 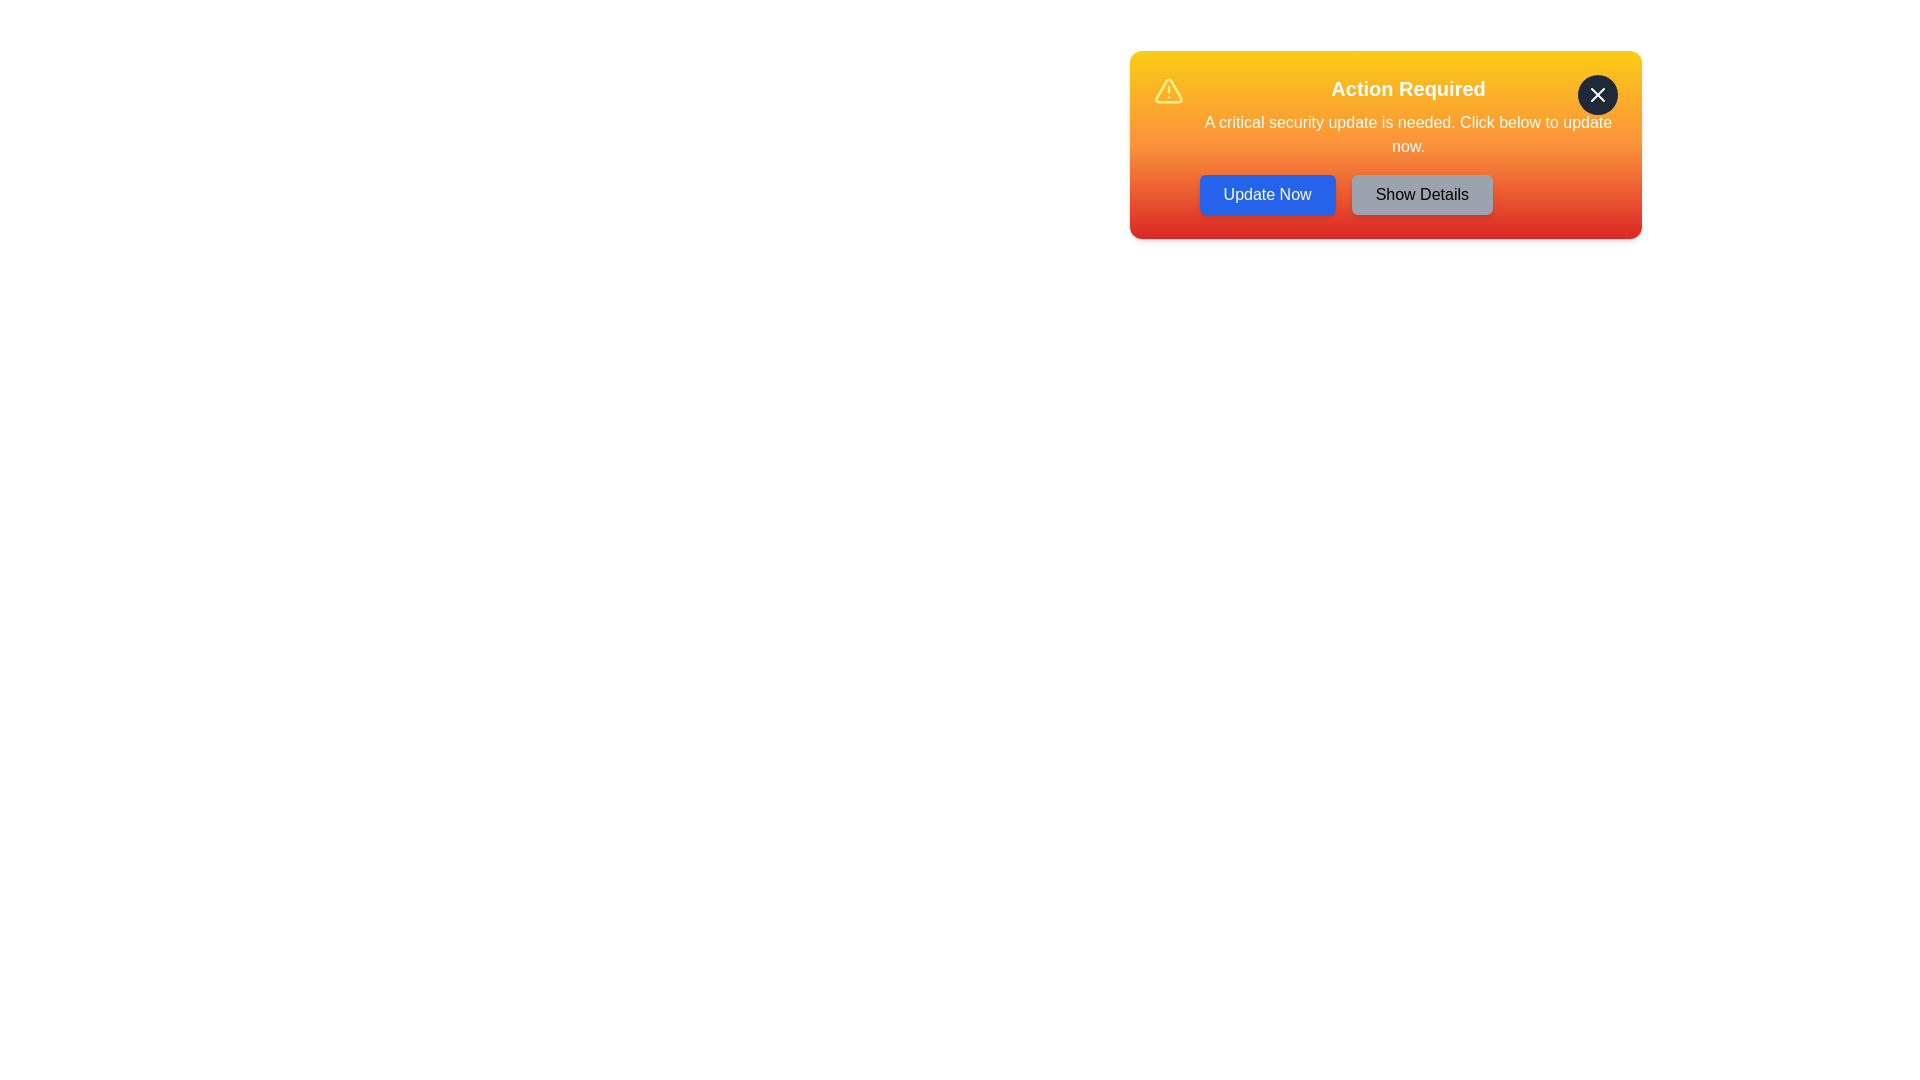 What do you see at coordinates (1266, 195) in the screenshot?
I see `'Update Now' button to trigger the update prompt` at bounding box center [1266, 195].